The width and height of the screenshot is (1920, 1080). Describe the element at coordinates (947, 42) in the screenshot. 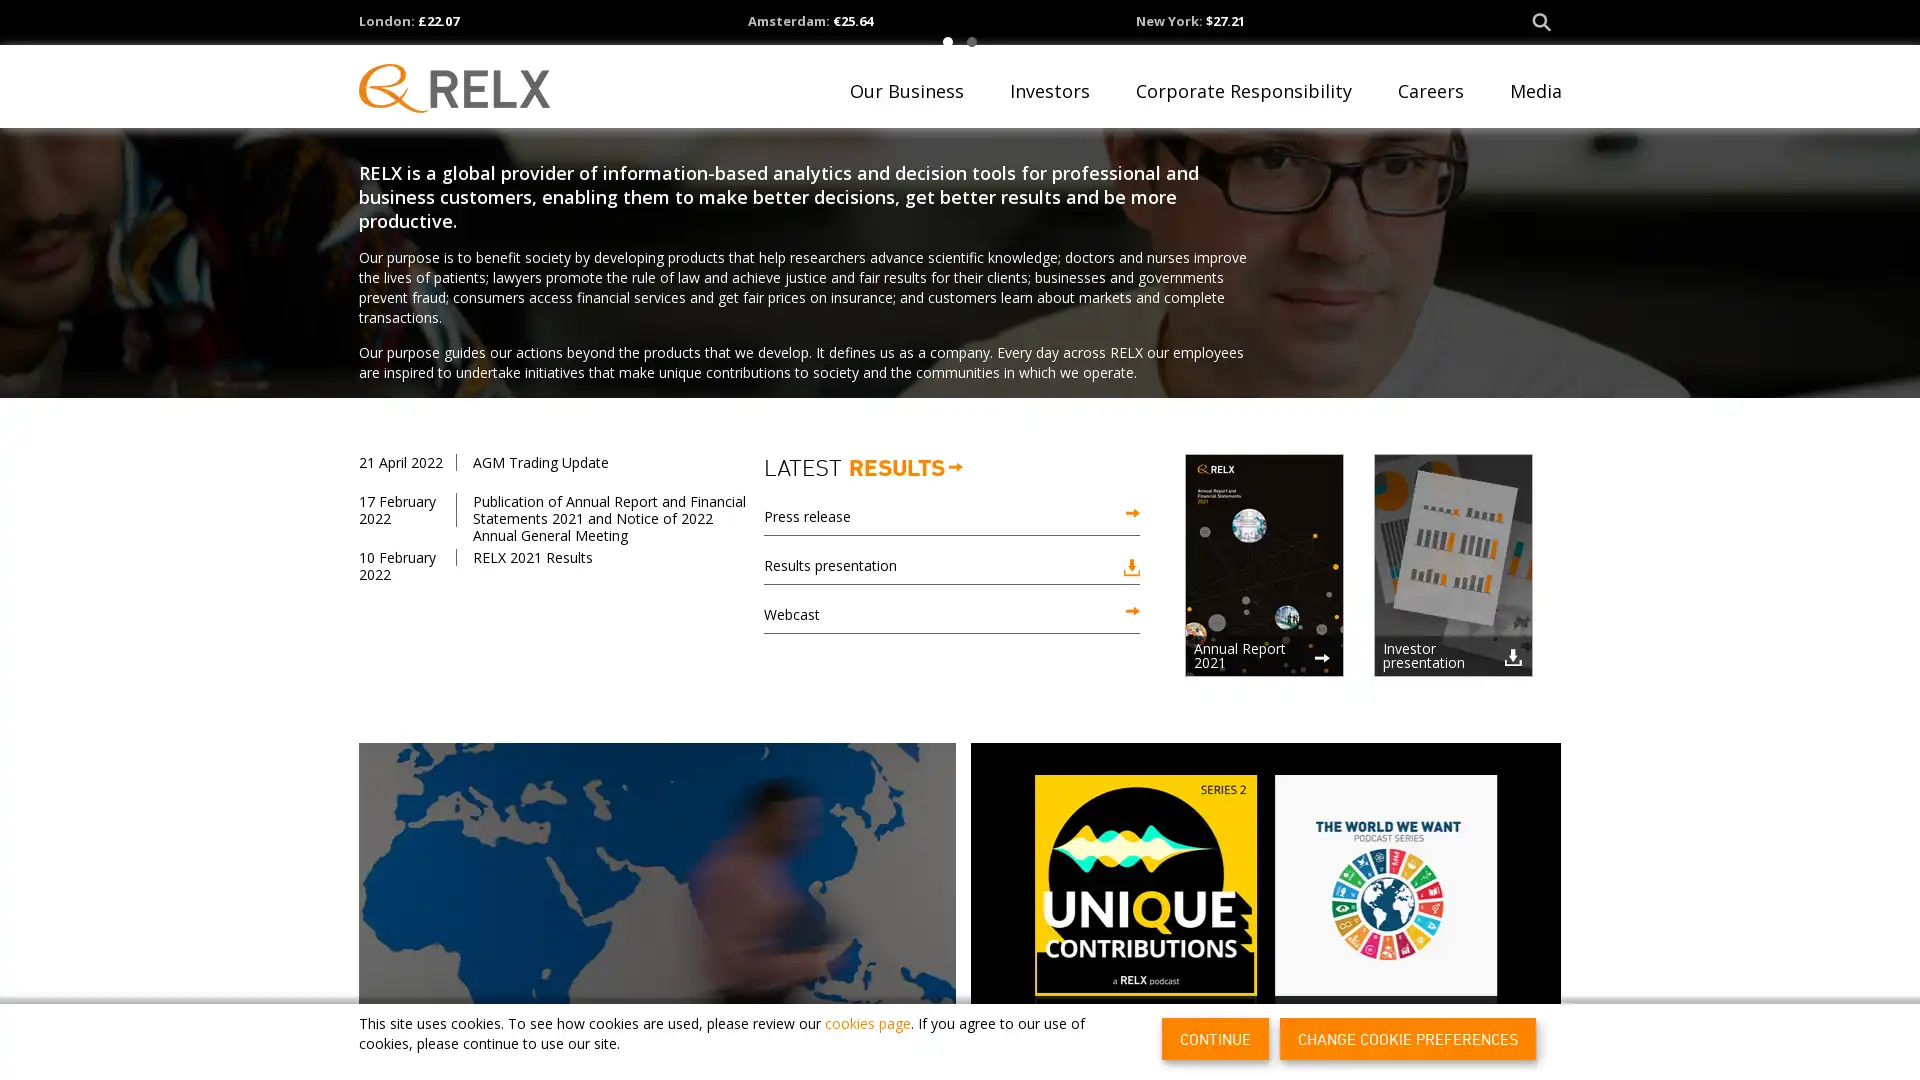

I see `1` at that location.